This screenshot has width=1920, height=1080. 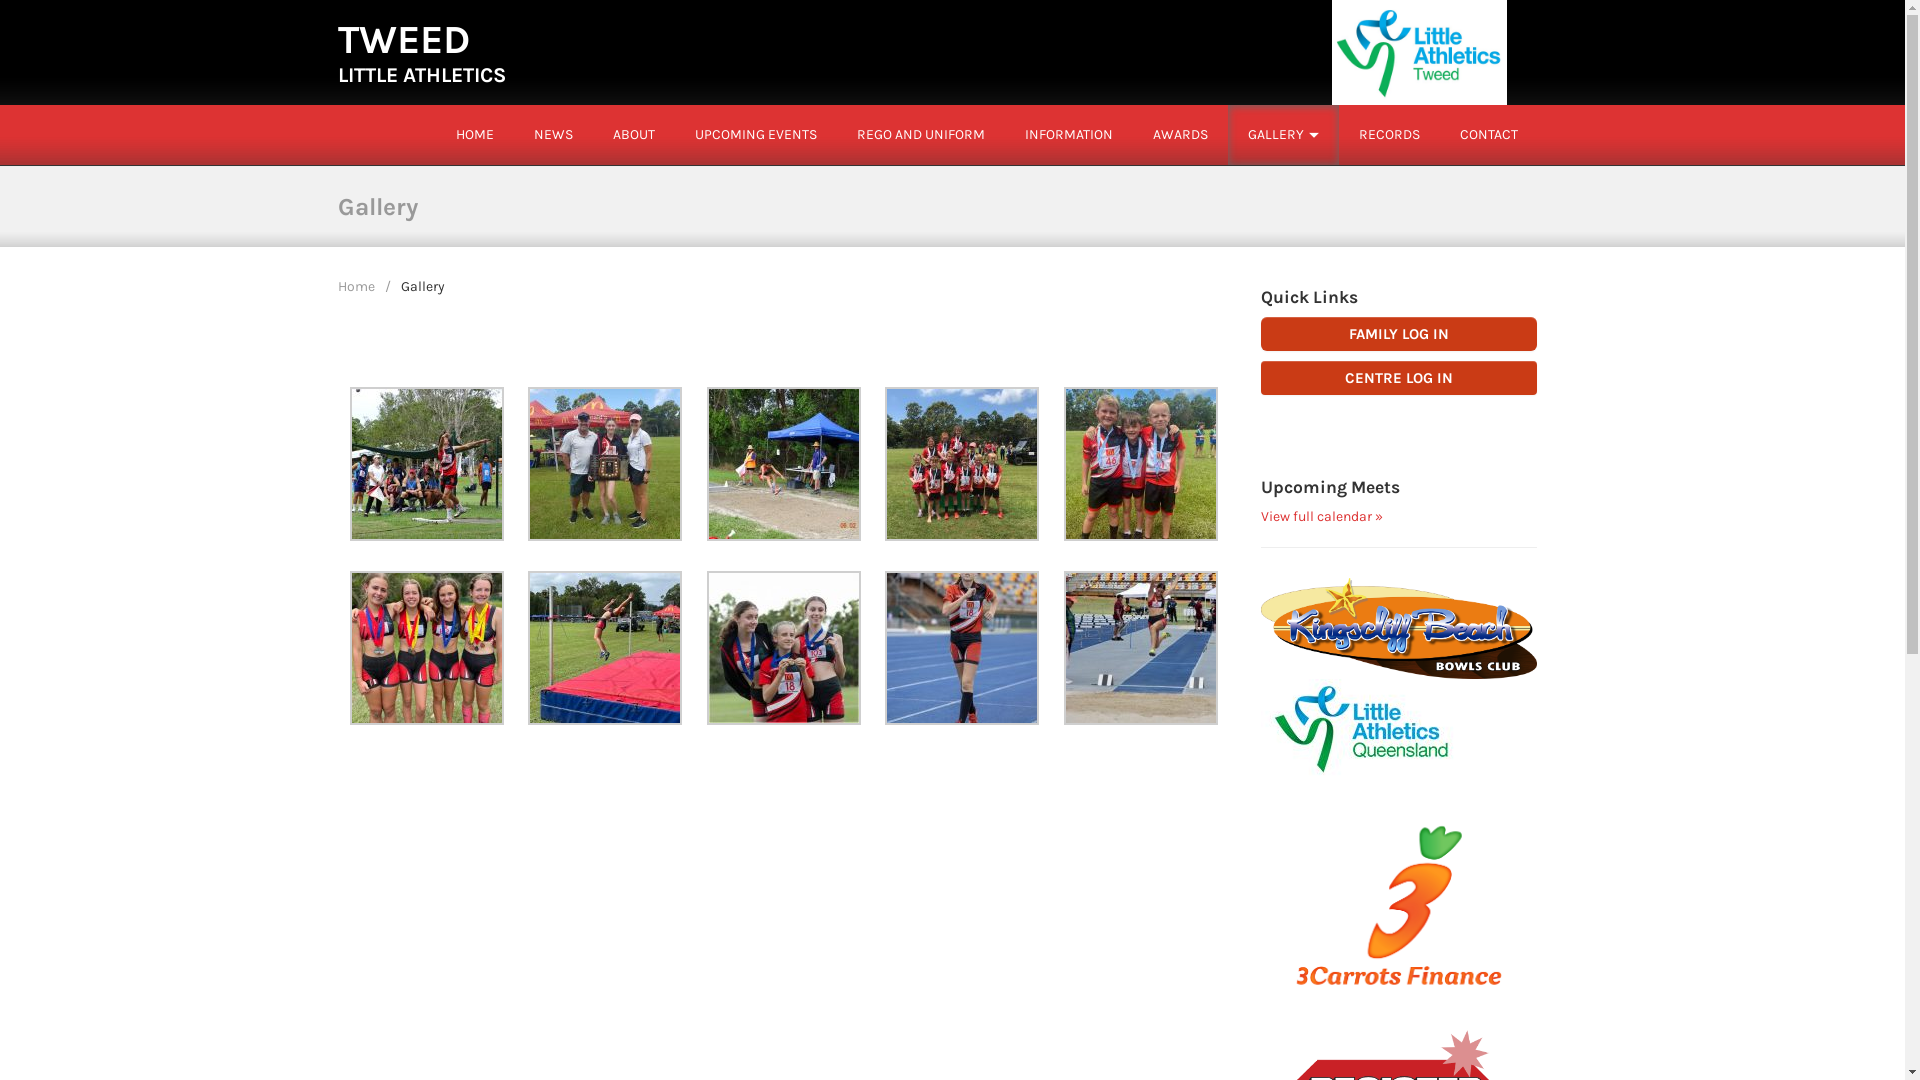 I want to click on 'ABOUT', so click(x=632, y=134).